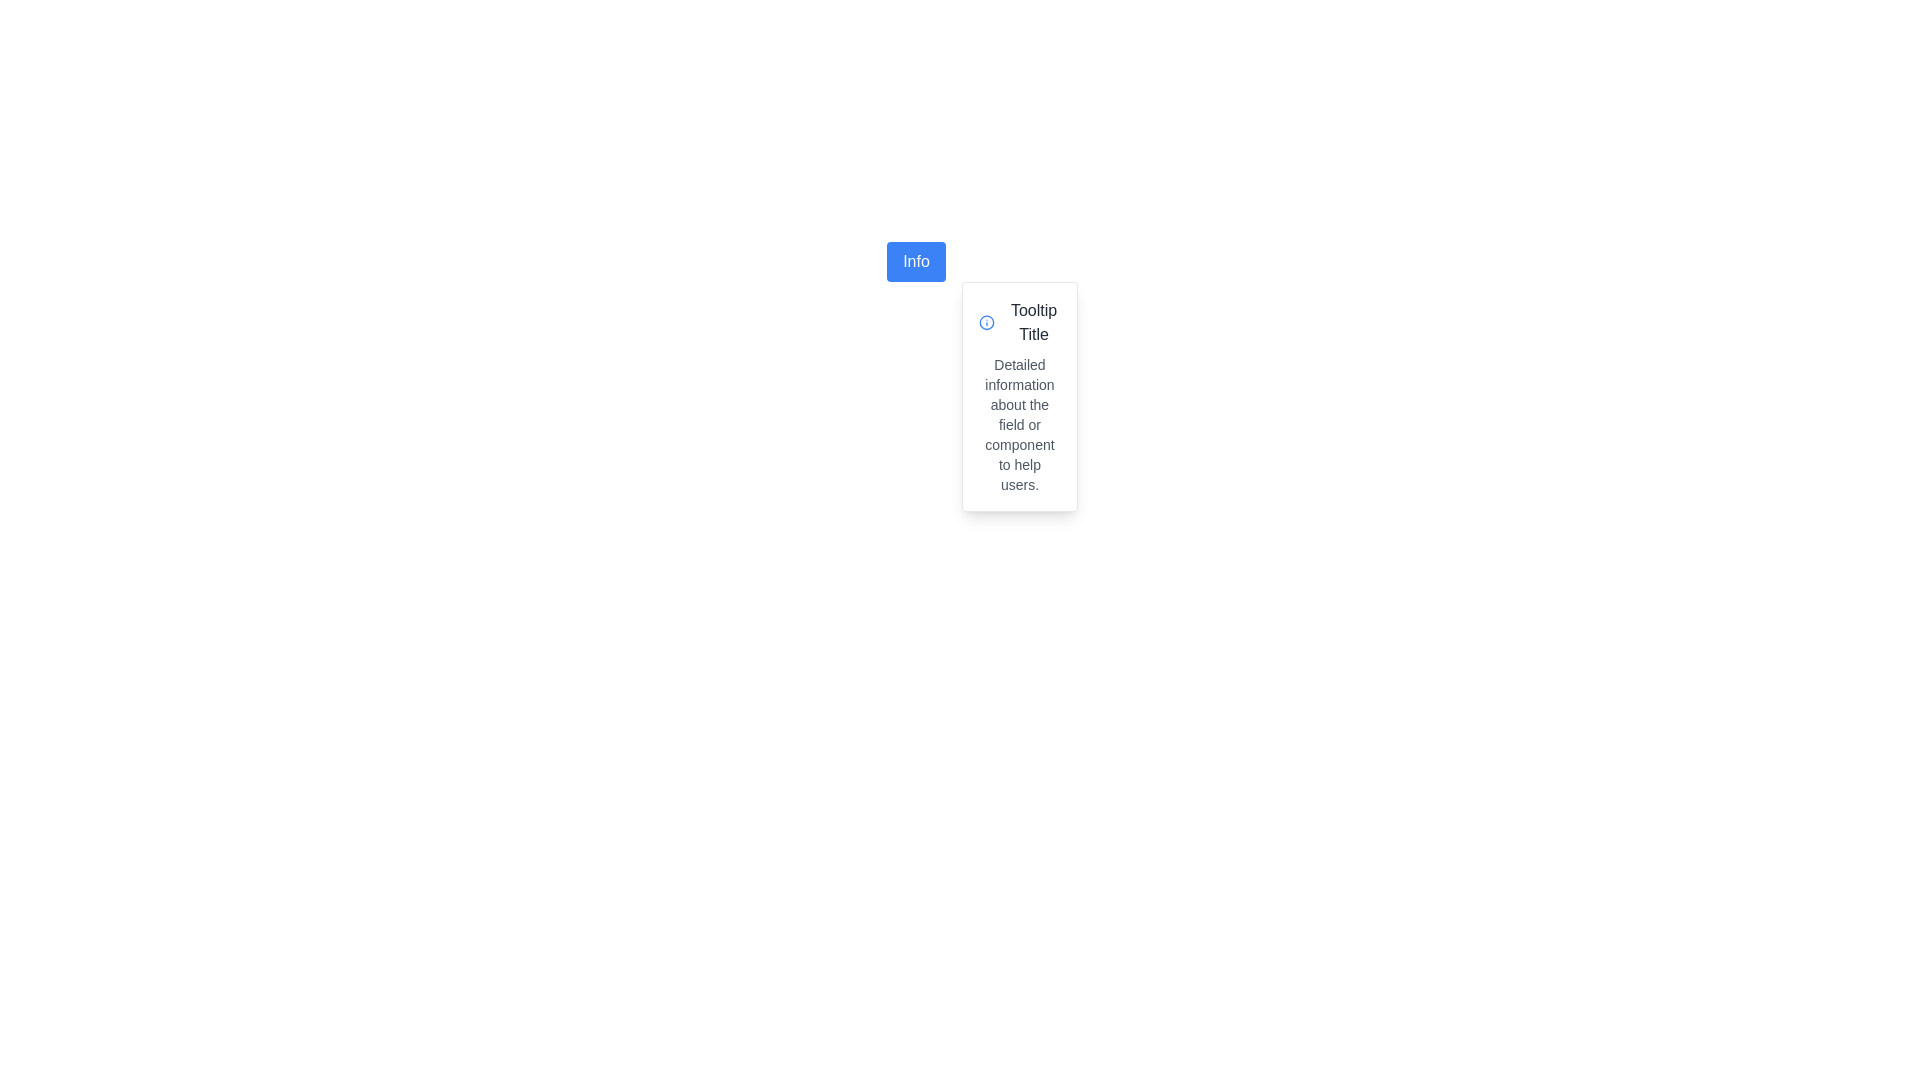 The image size is (1920, 1080). What do you see at coordinates (1019, 397) in the screenshot?
I see `the tooltip box with a white background that contains a header labeled 'Tooltip Title' in bold, dark-gray text, positioned to the right of the blue 'Info' button` at bounding box center [1019, 397].